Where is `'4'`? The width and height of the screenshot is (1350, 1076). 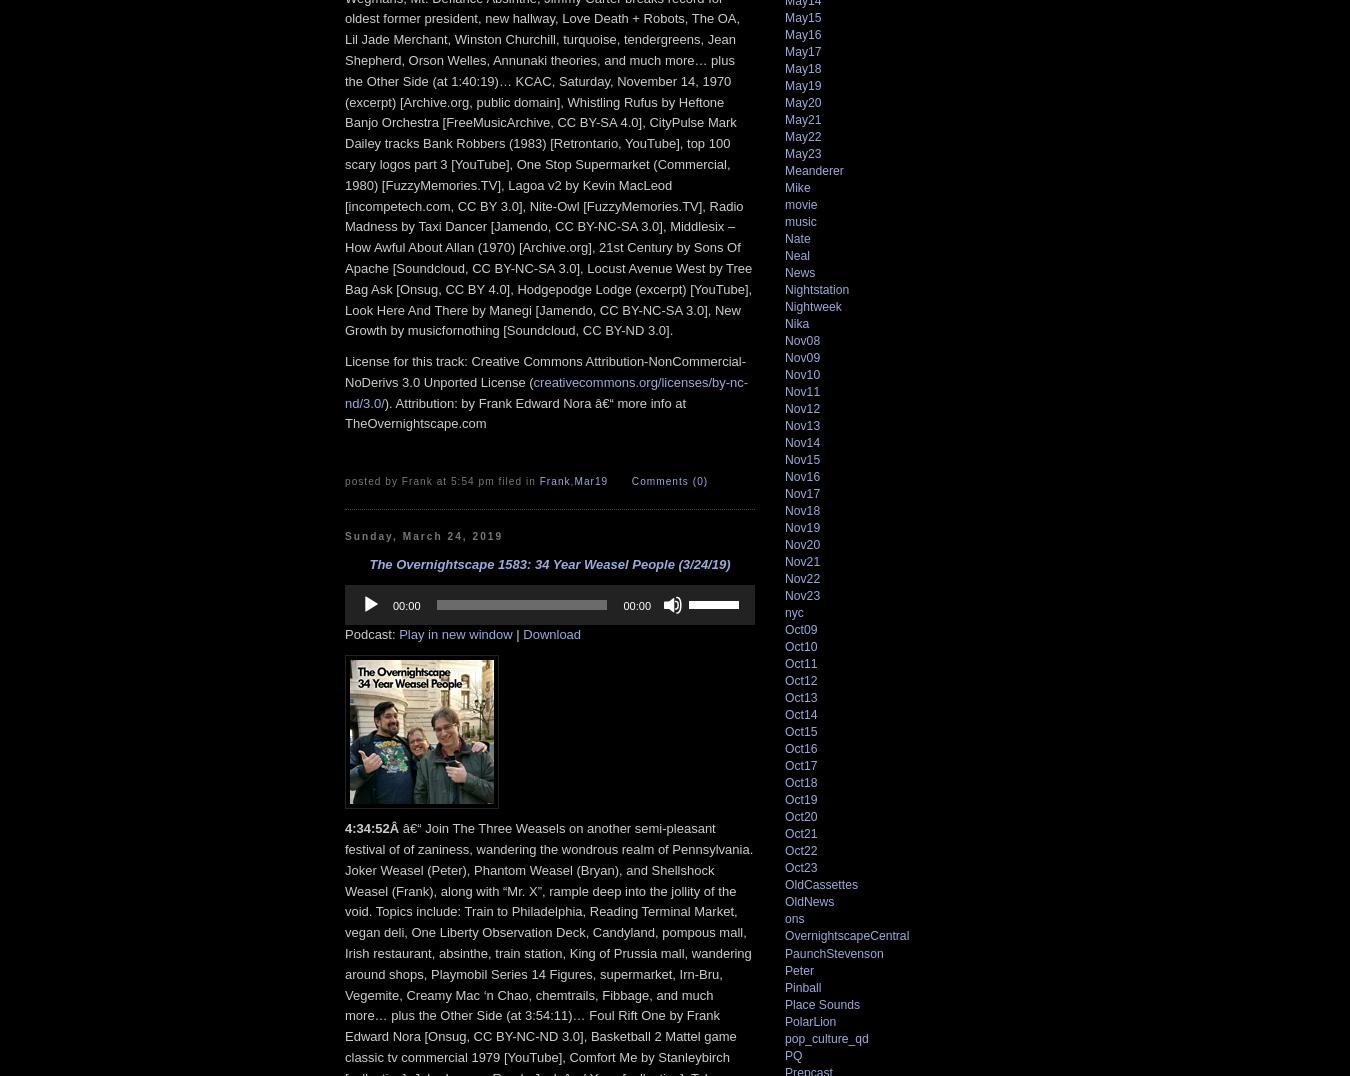 '4' is located at coordinates (345, 827).